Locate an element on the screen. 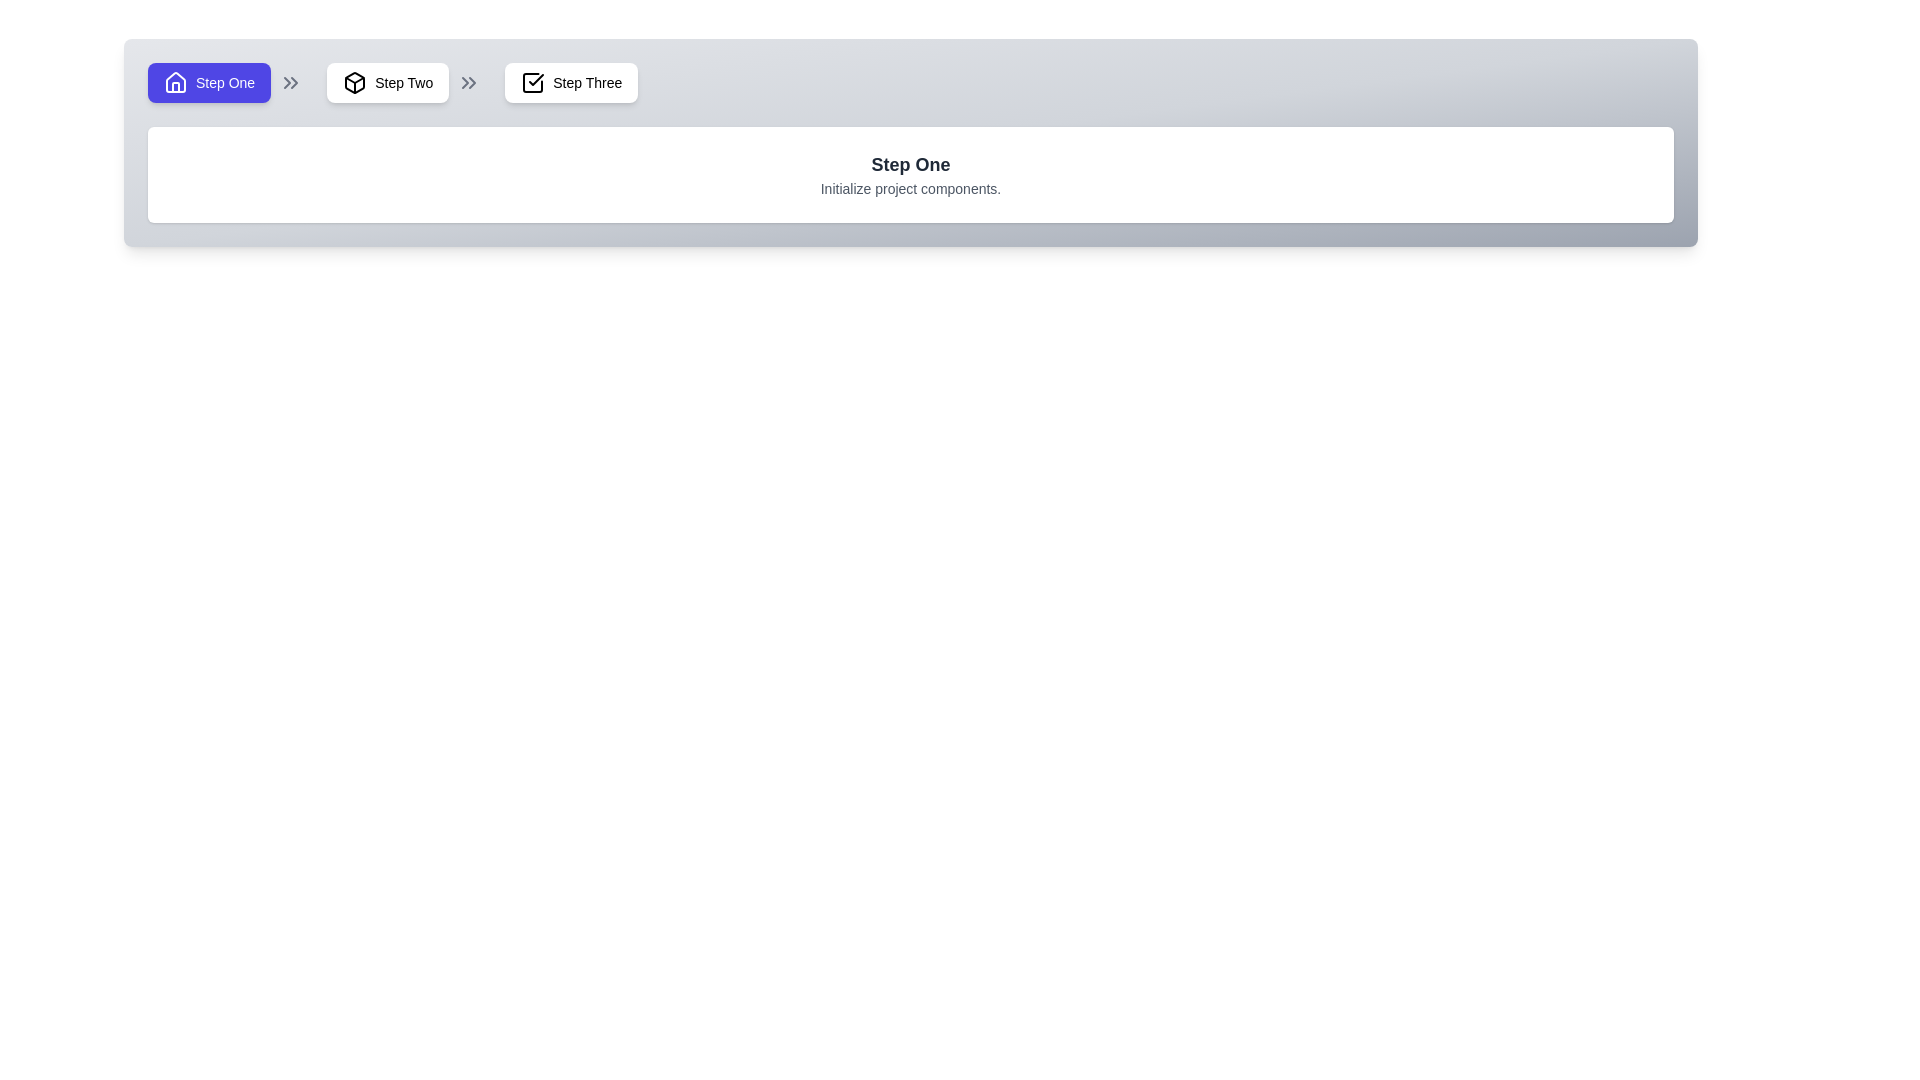 This screenshot has width=1920, height=1080. the label indicating 'Step Three' in the multi-step navigation sequence is located at coordinates (586, 82).